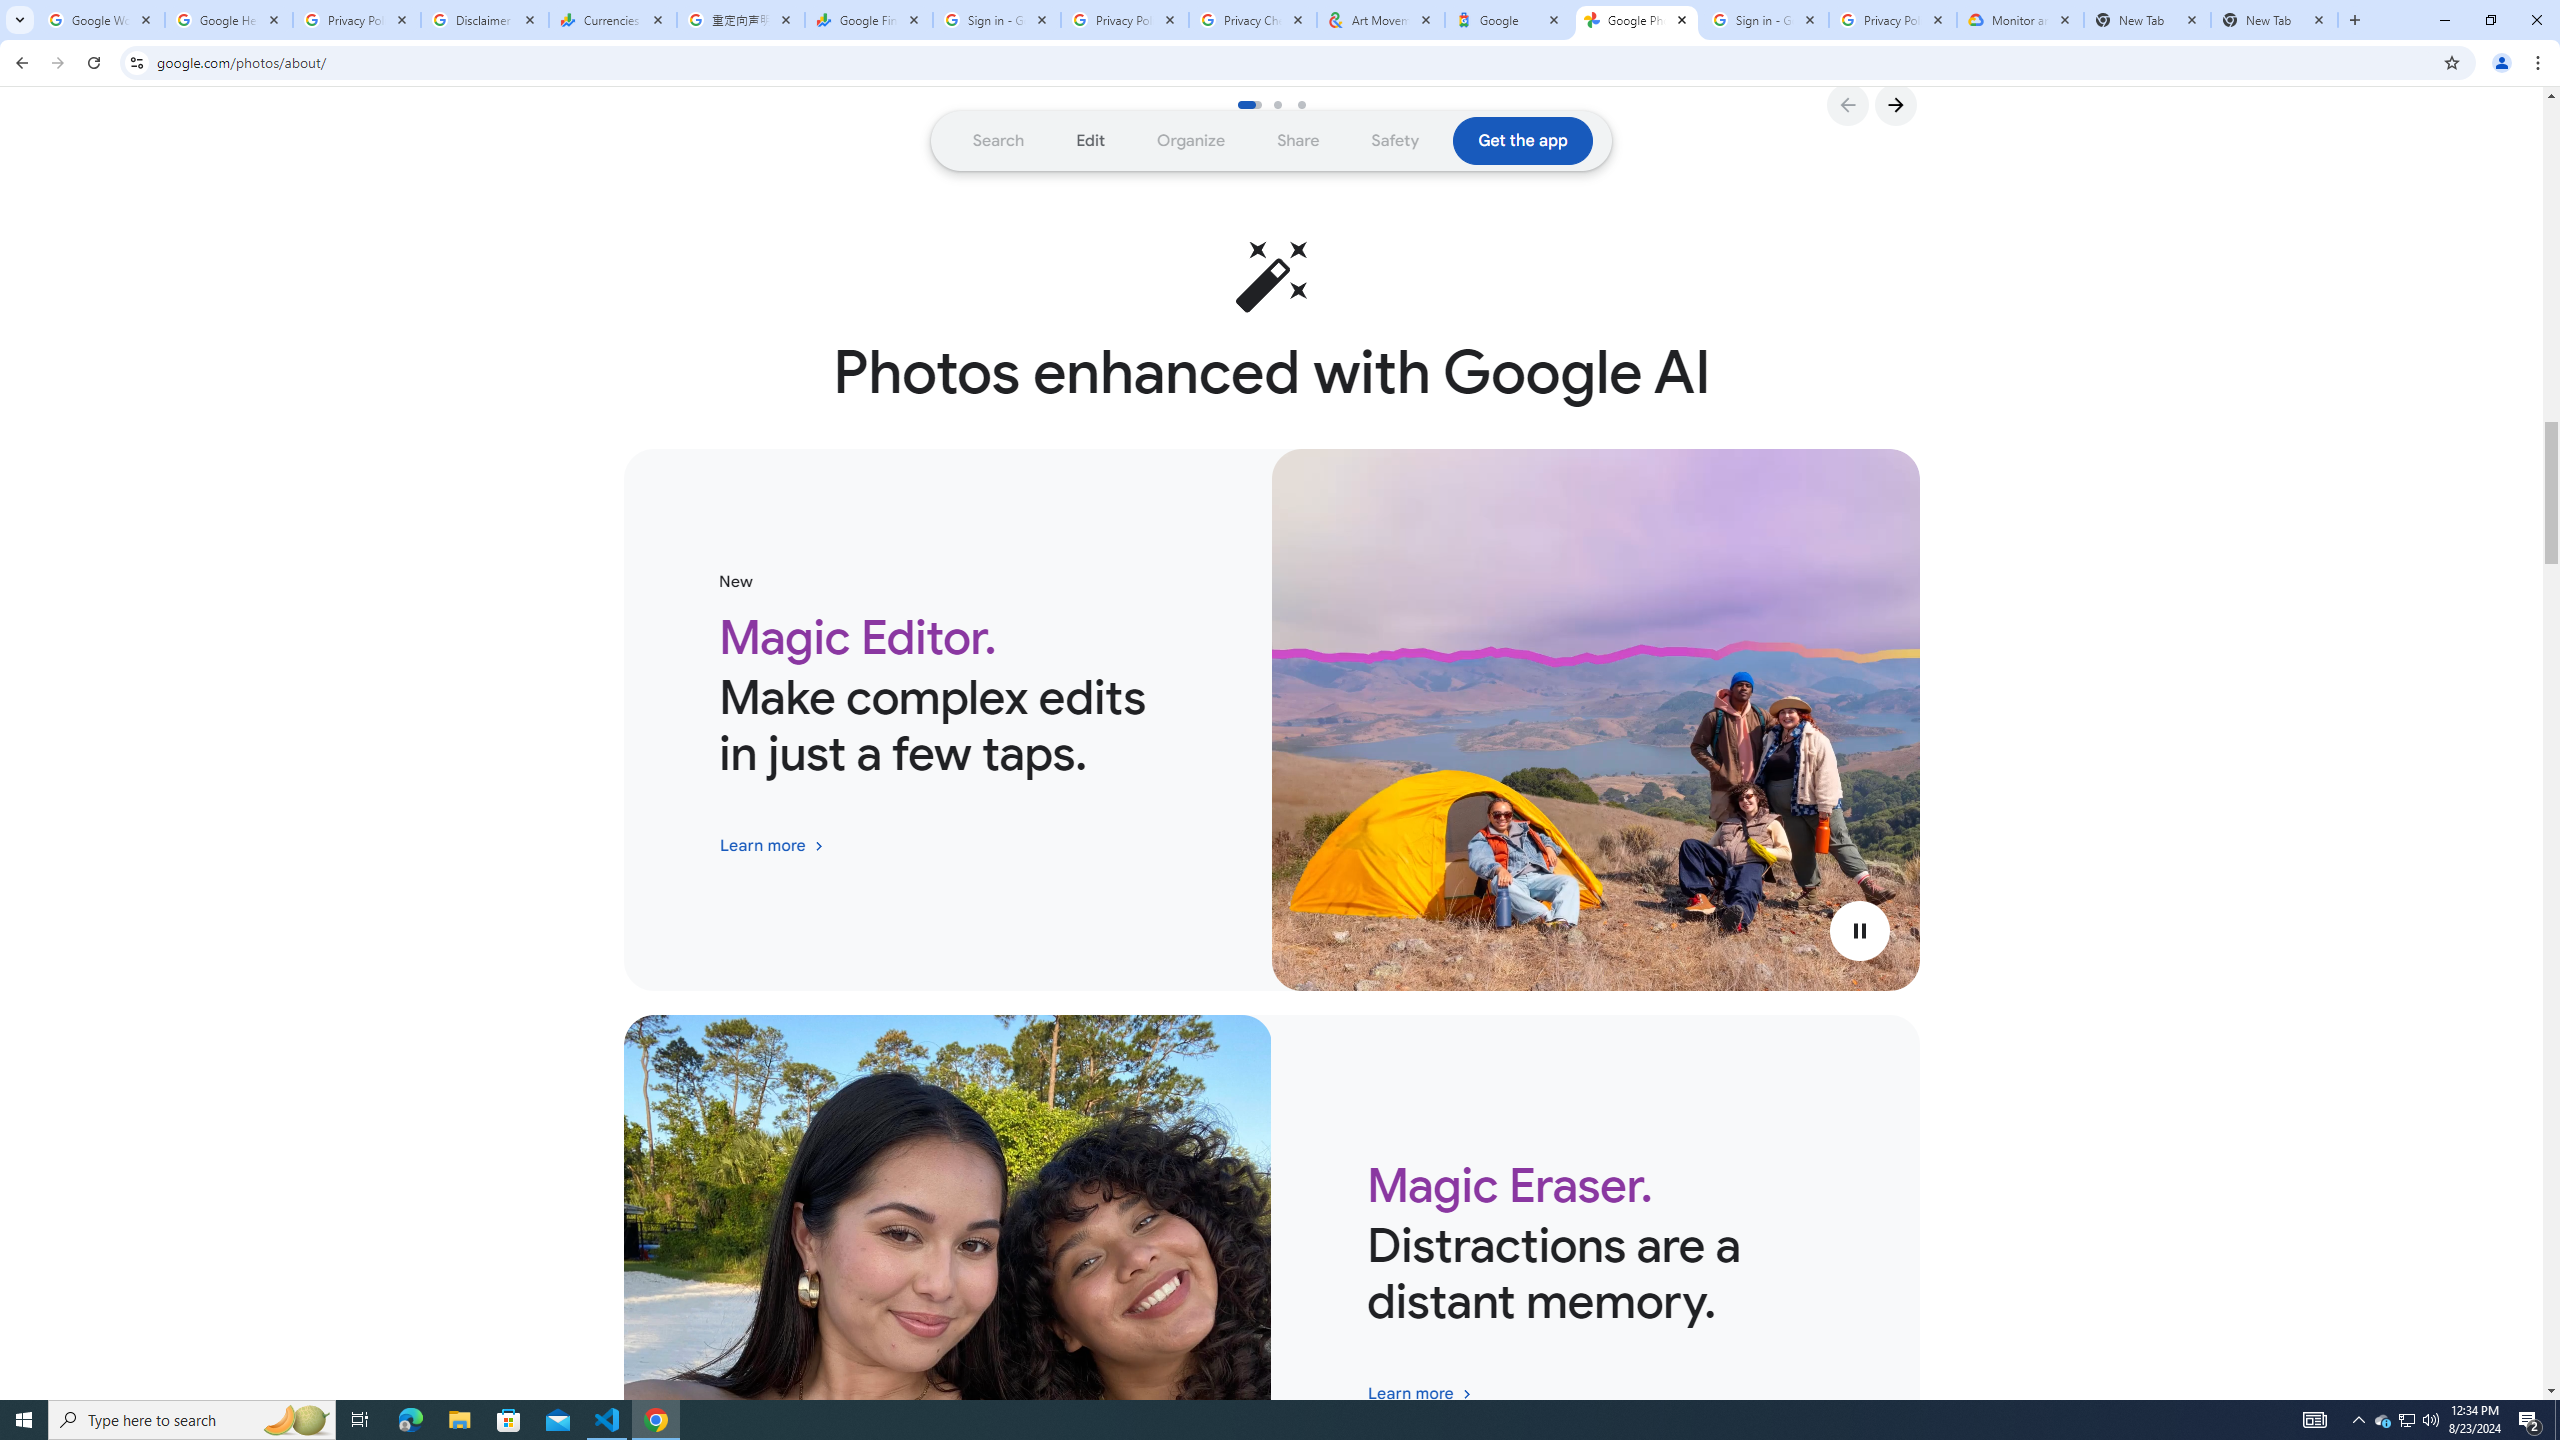  Describe the element at coordinates (1418, 1393) in the screenshot. I see `'Explore the Magic Eraser feature in Google Photos'` at that location.